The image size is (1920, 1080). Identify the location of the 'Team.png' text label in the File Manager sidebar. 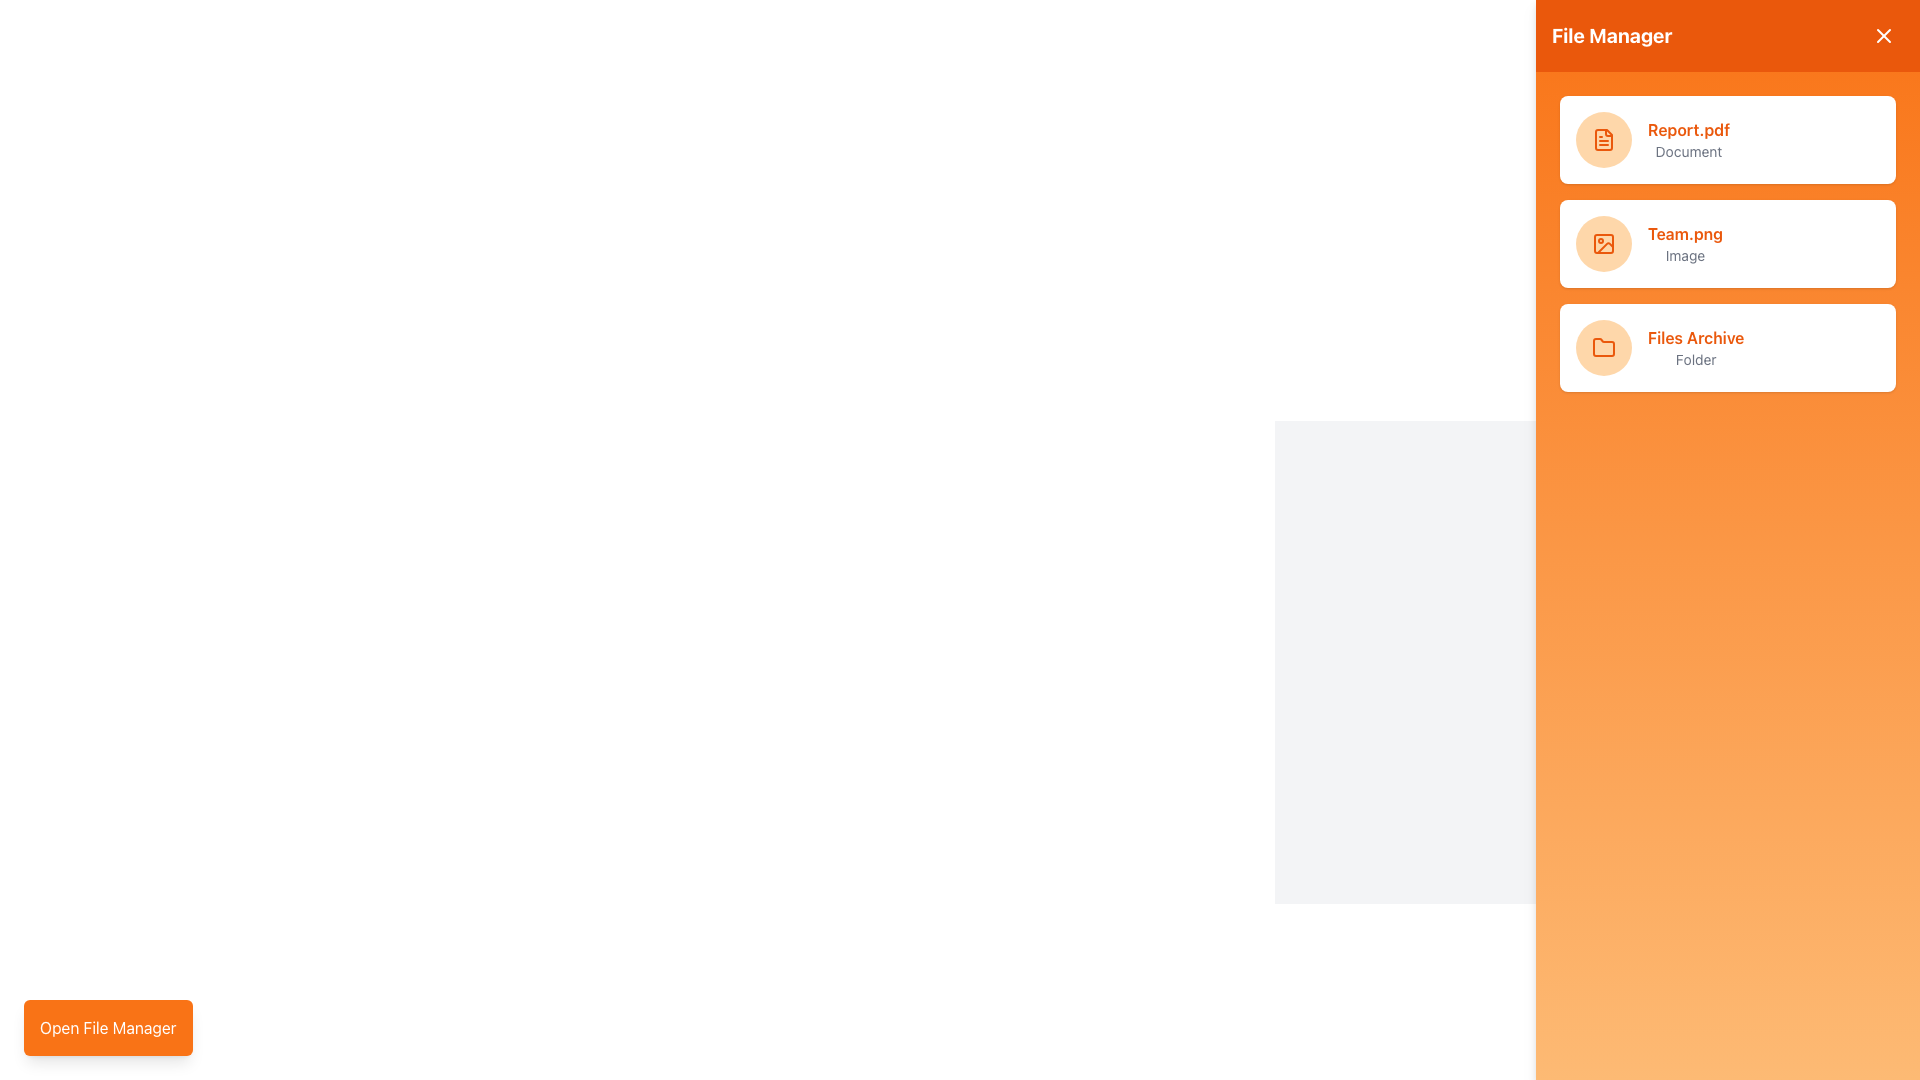
(1684, 242).